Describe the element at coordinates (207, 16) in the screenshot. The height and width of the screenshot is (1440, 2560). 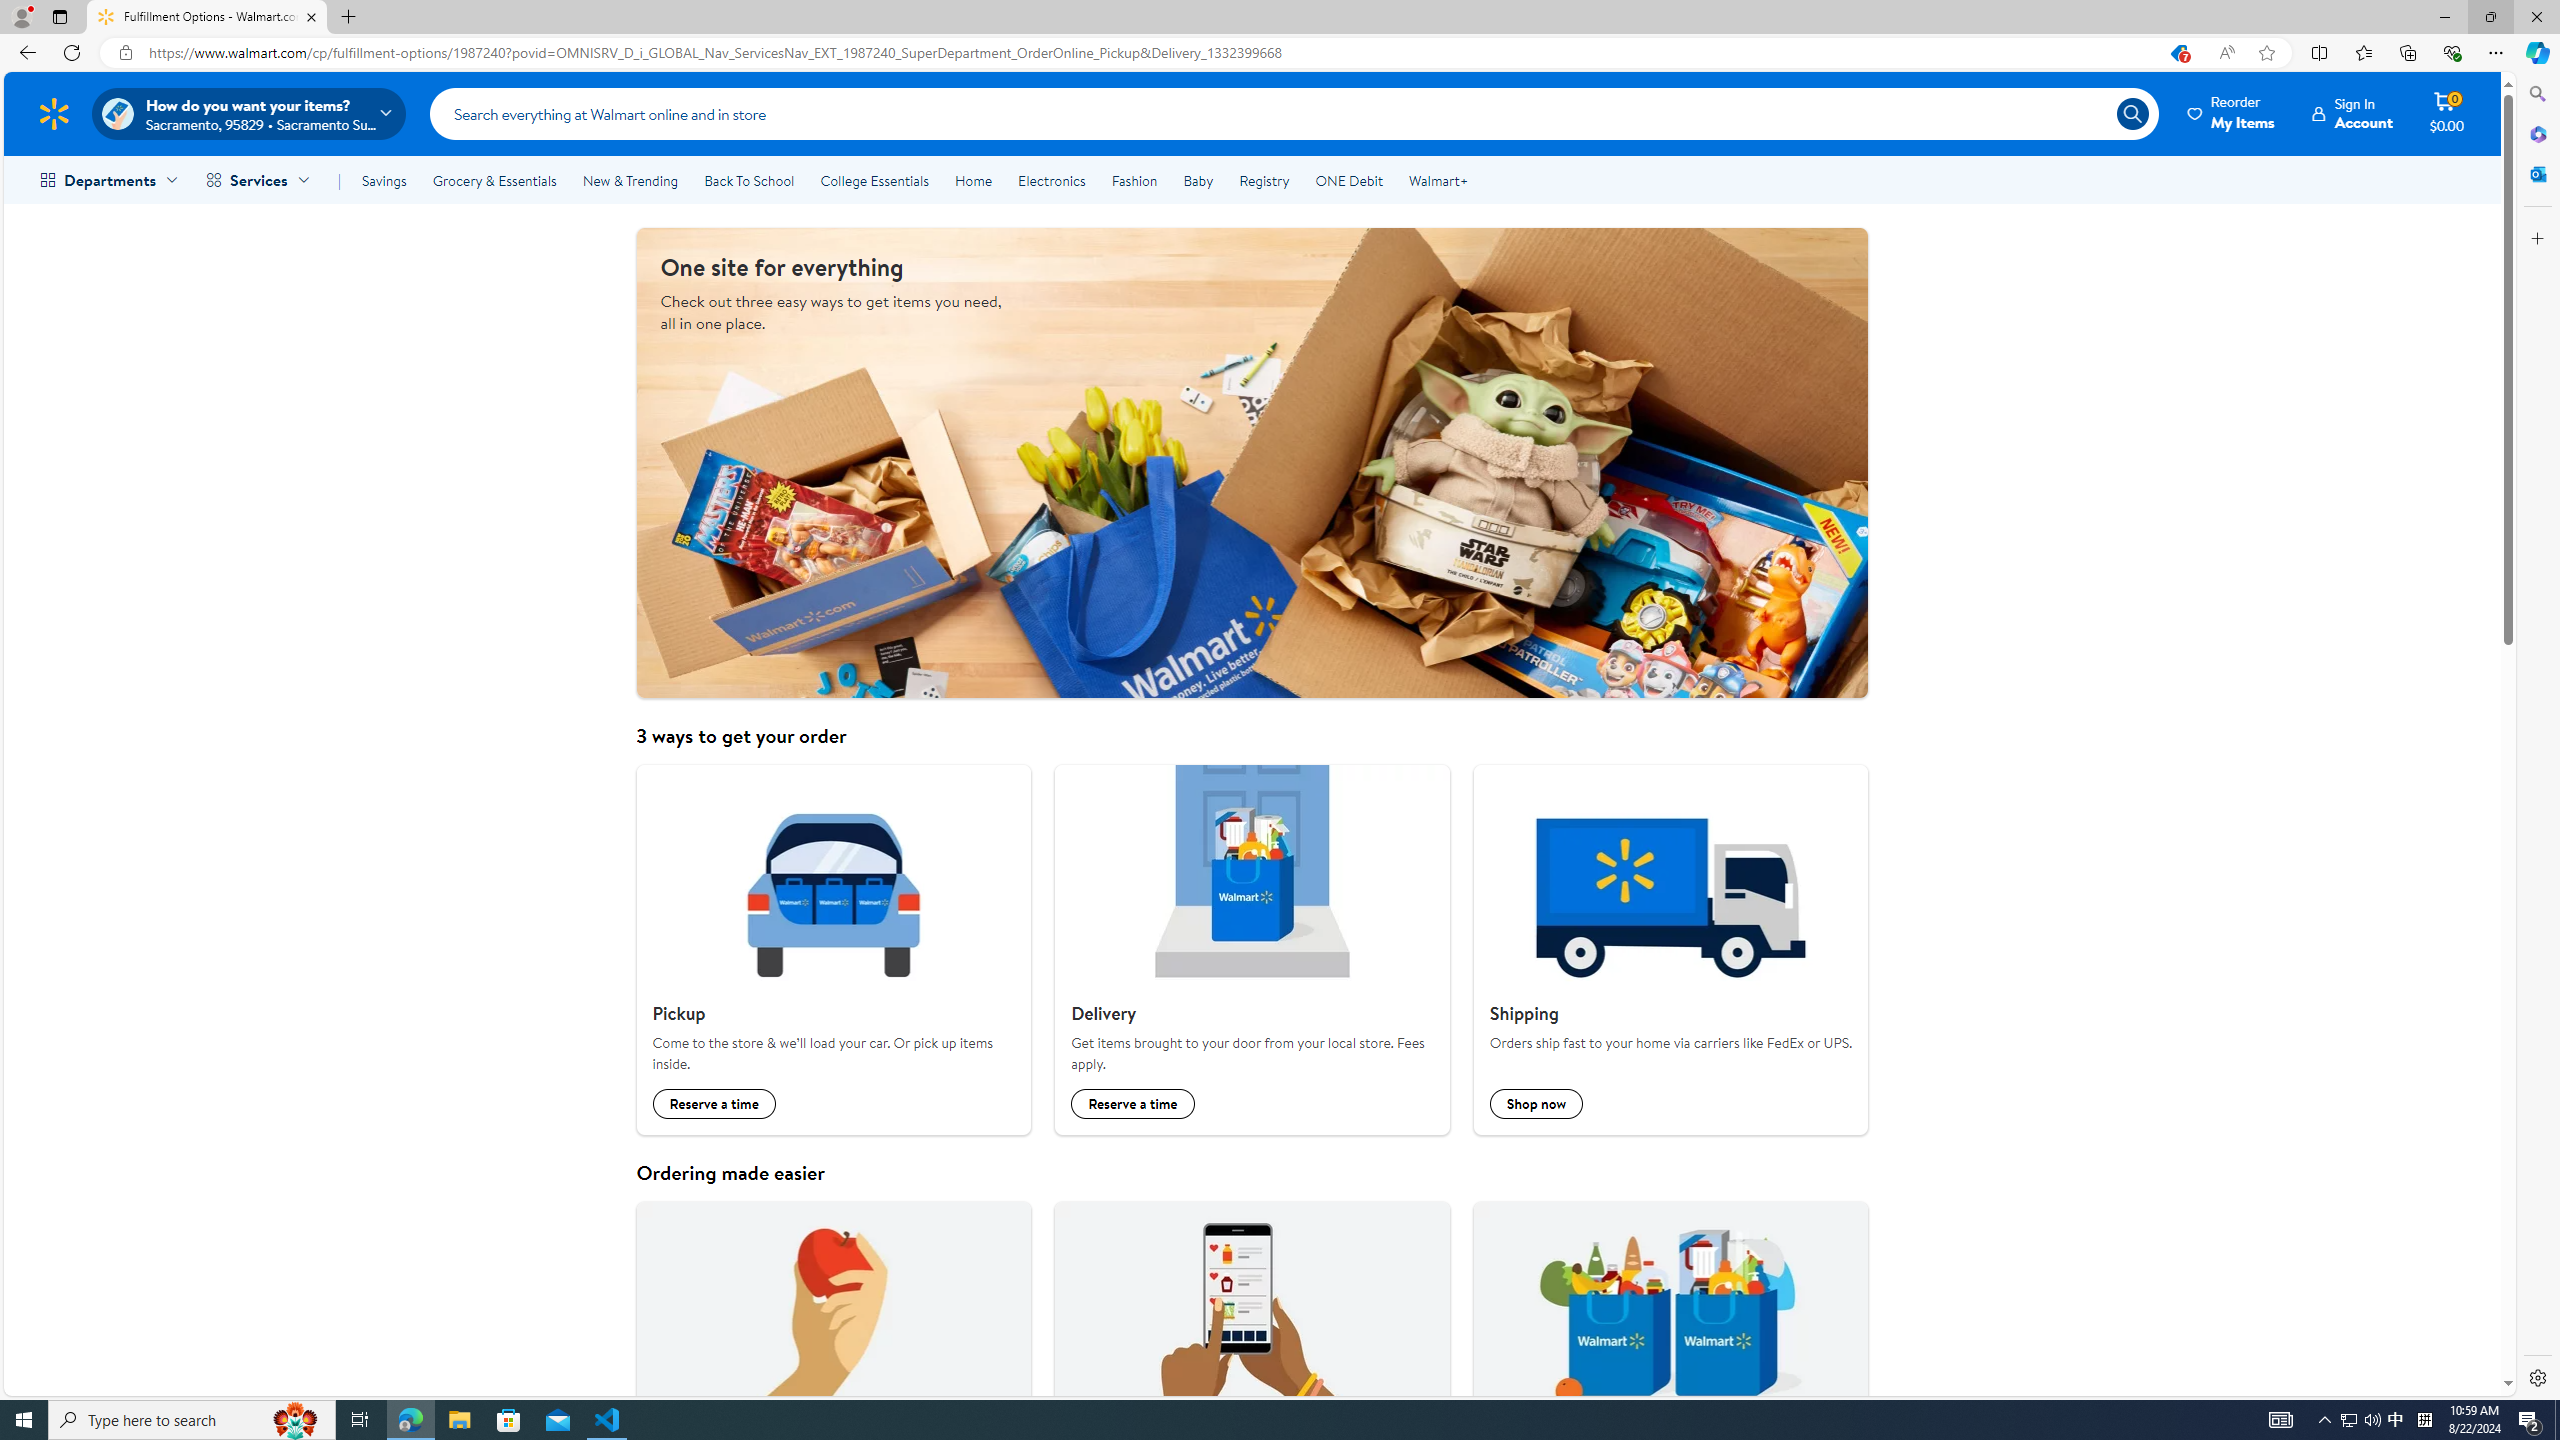
I see `'Fulfillment Options - Walmart.com'` at that location.